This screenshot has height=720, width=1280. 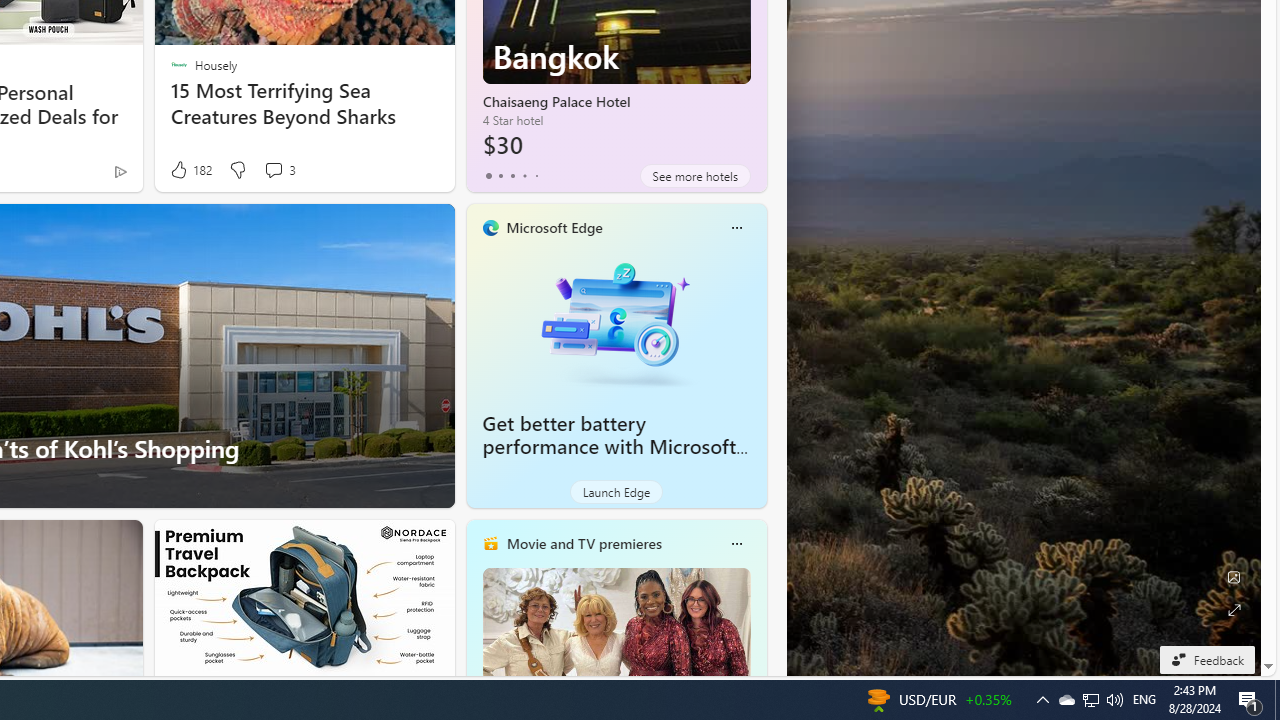 What do you see at coordinates (190, 169) in the screenshot?
I see `'182 Like'` at bounding box center [190, 169].